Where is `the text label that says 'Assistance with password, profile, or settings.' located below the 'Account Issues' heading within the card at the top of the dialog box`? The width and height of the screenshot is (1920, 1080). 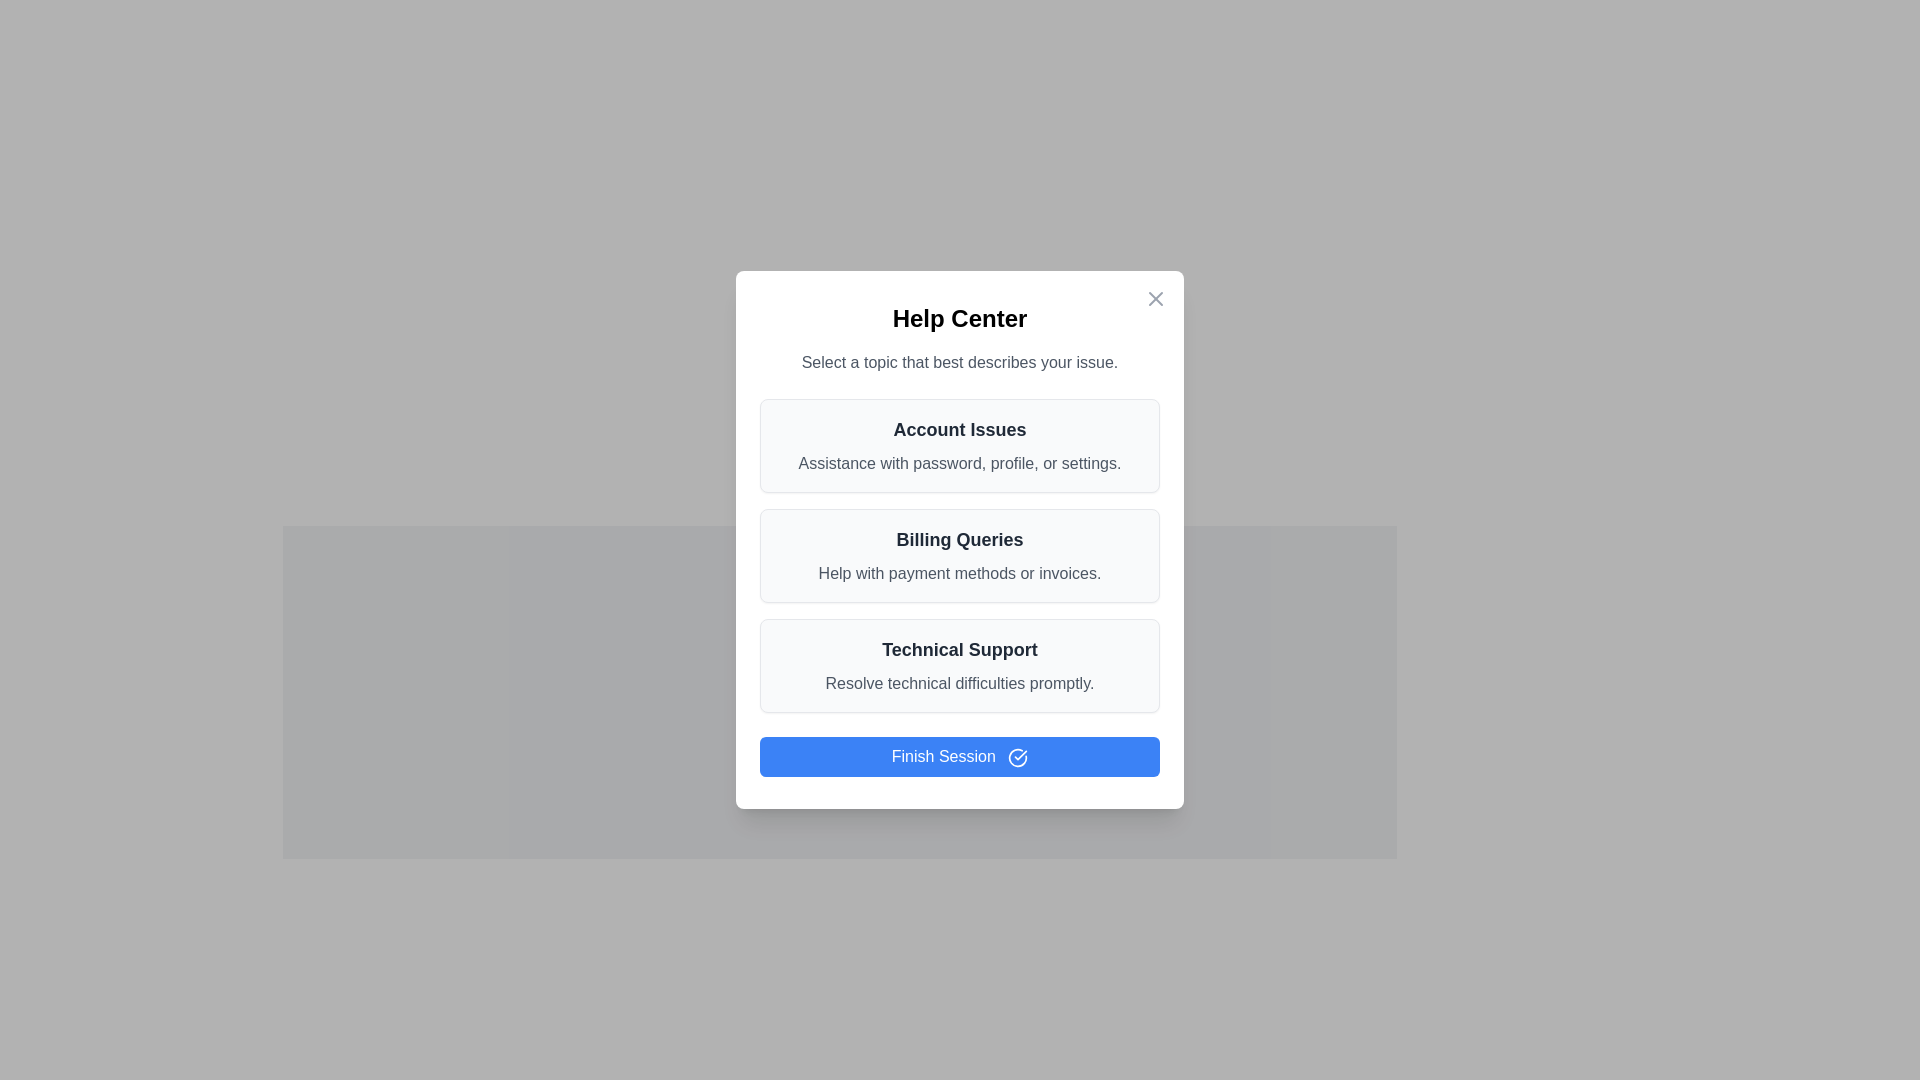
the text label that says 'Assistance with password, profile, or settings.' located below the 'Account Issues' heading within the card at the top of the dialog box is located at coordinates (960, 463).